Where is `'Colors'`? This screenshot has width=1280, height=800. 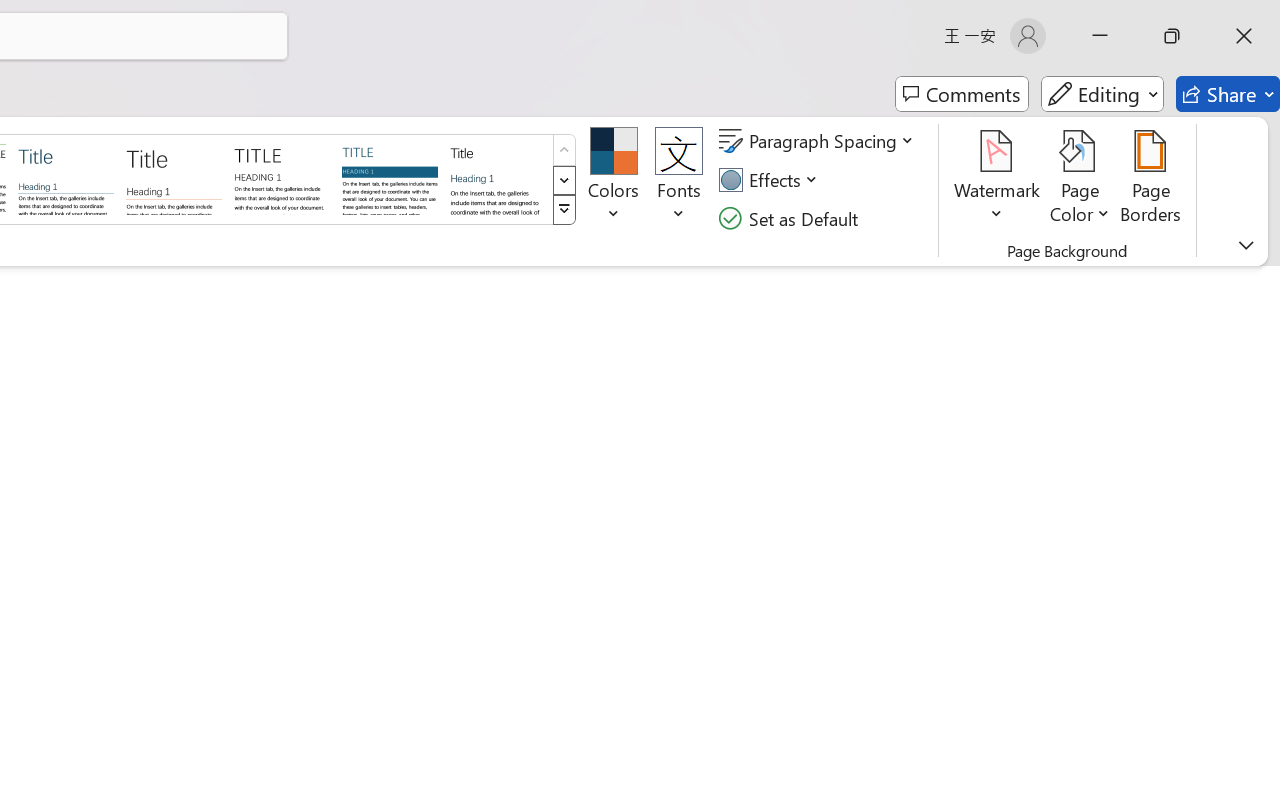 'Colors' is located at coordinates (612, 179).